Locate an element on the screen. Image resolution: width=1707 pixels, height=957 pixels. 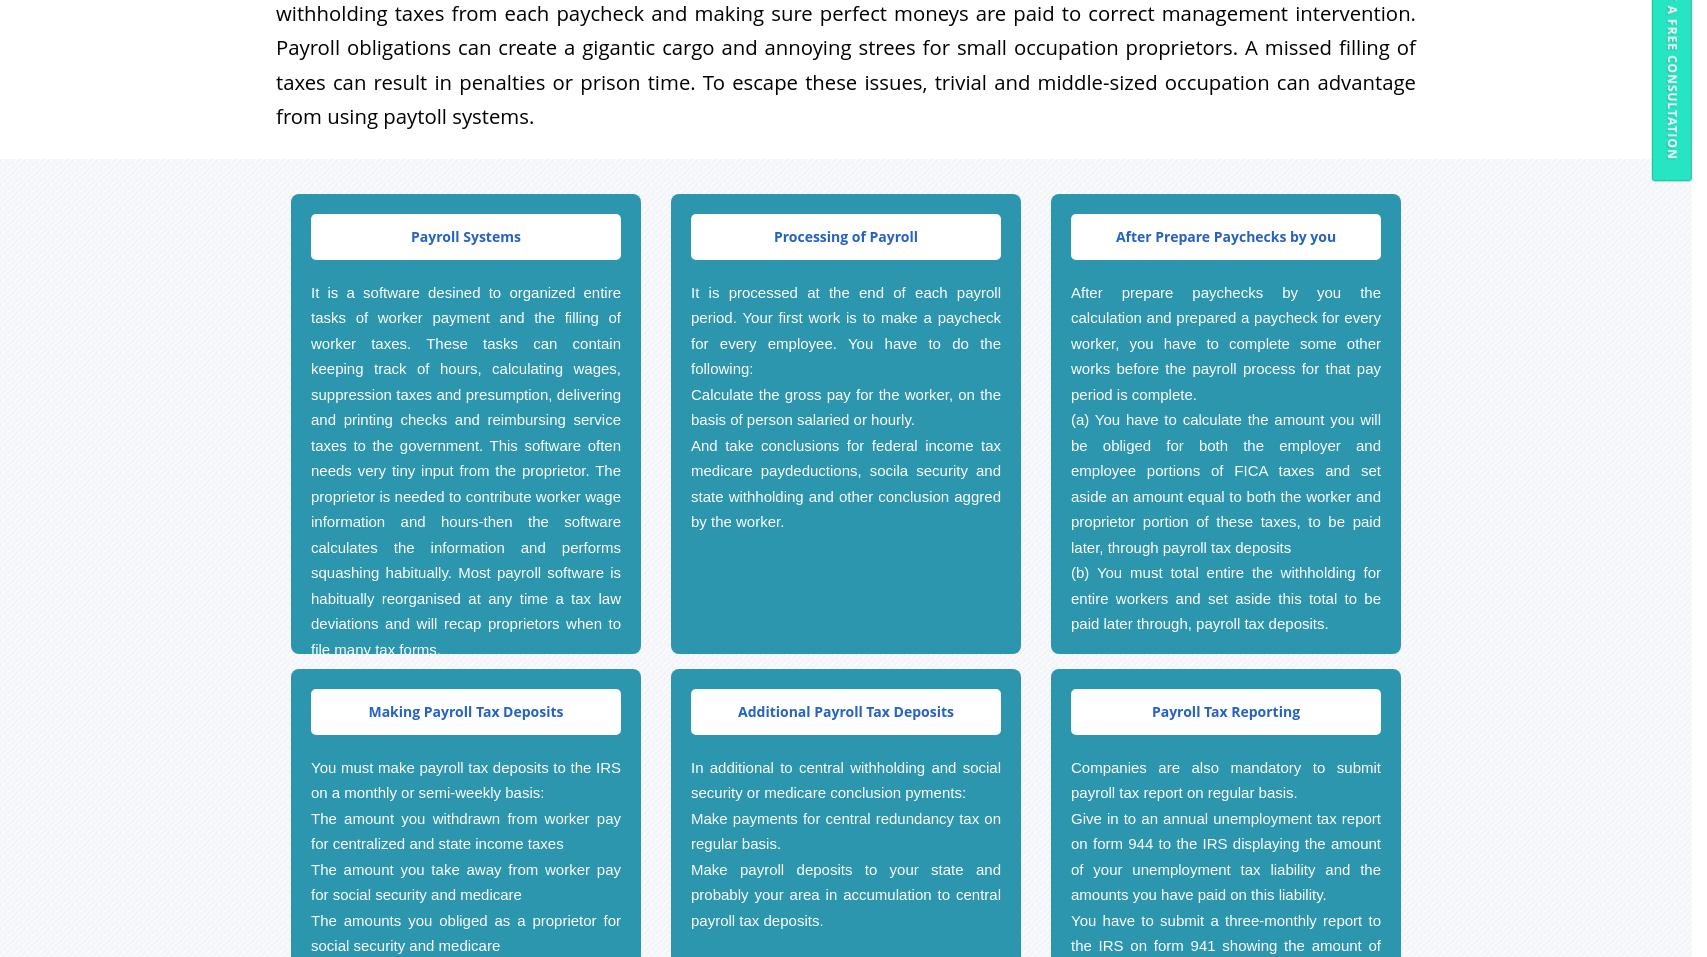
'In additional to central withholding and social security or medicare conclusion pyments:' is located at coordinates (845, 778).